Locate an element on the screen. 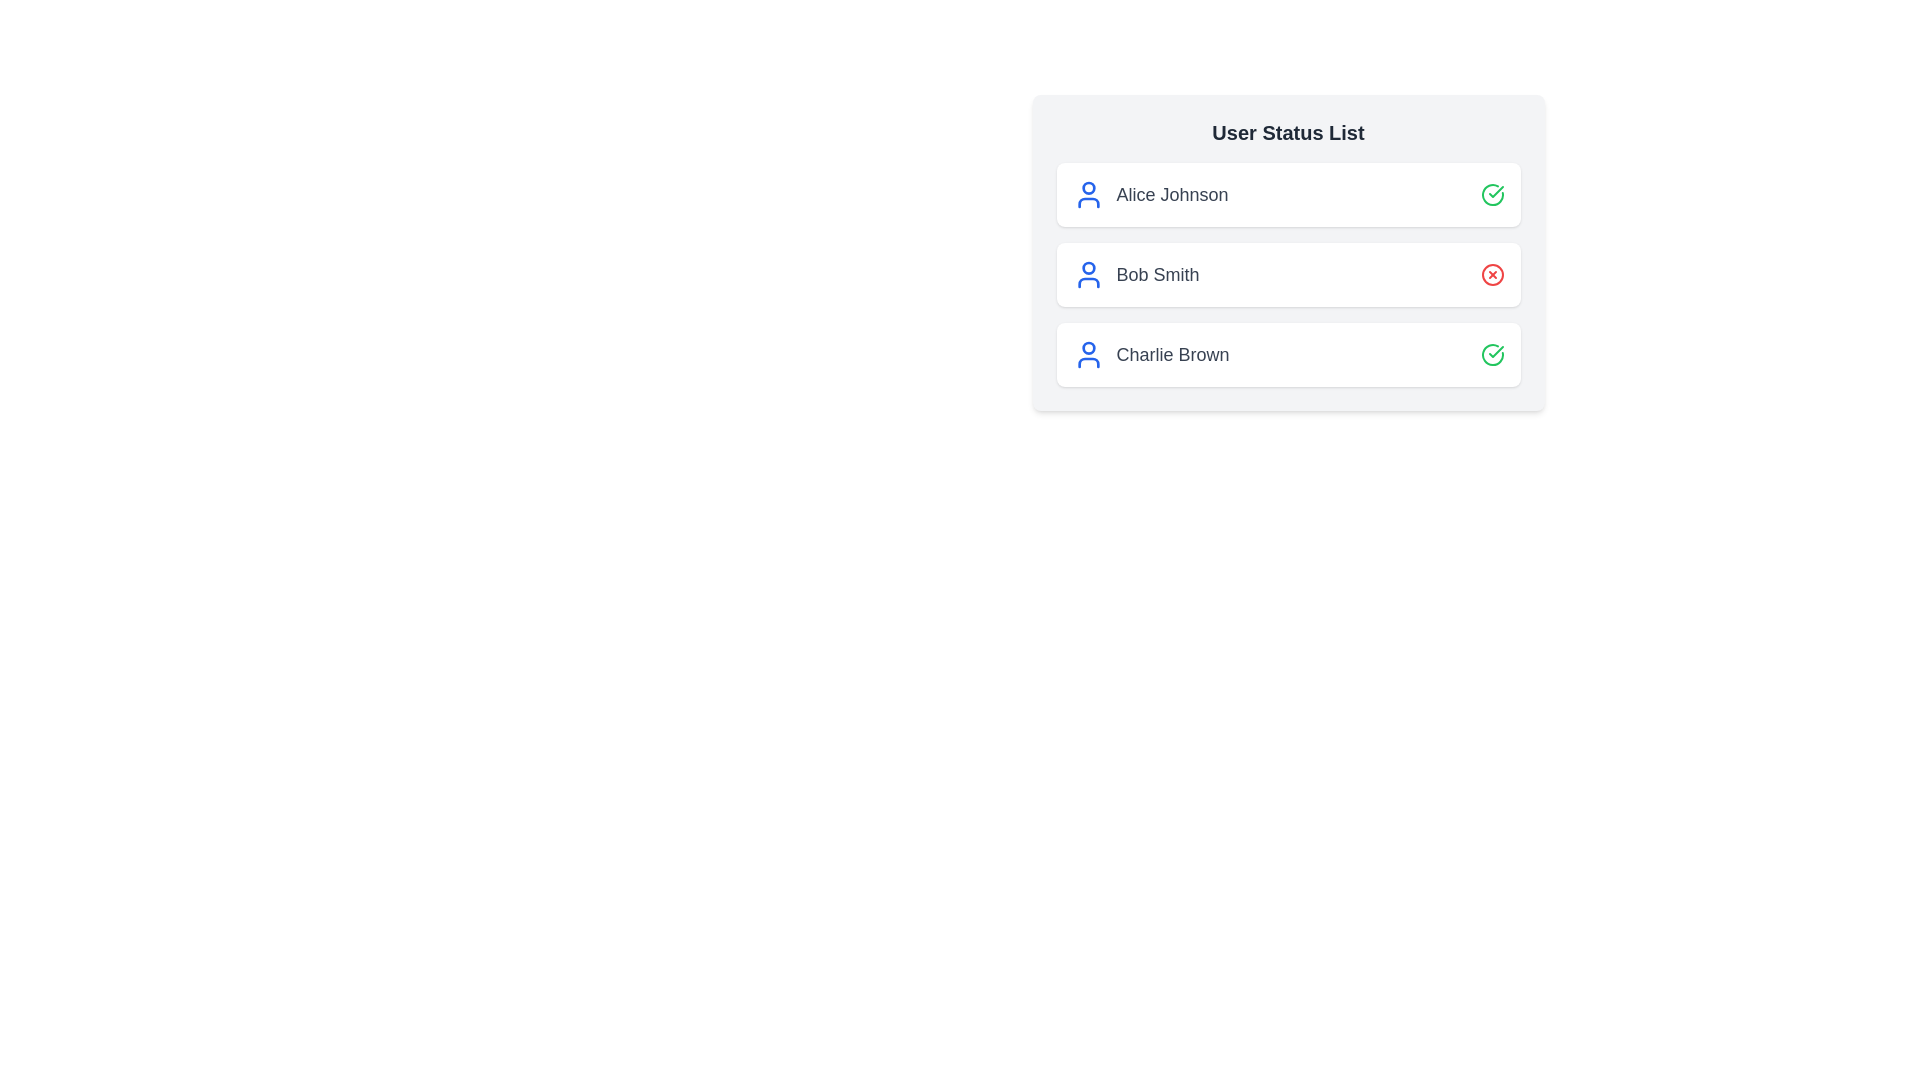  the user name Charlie Brown is located at coordinates (1288, 353).